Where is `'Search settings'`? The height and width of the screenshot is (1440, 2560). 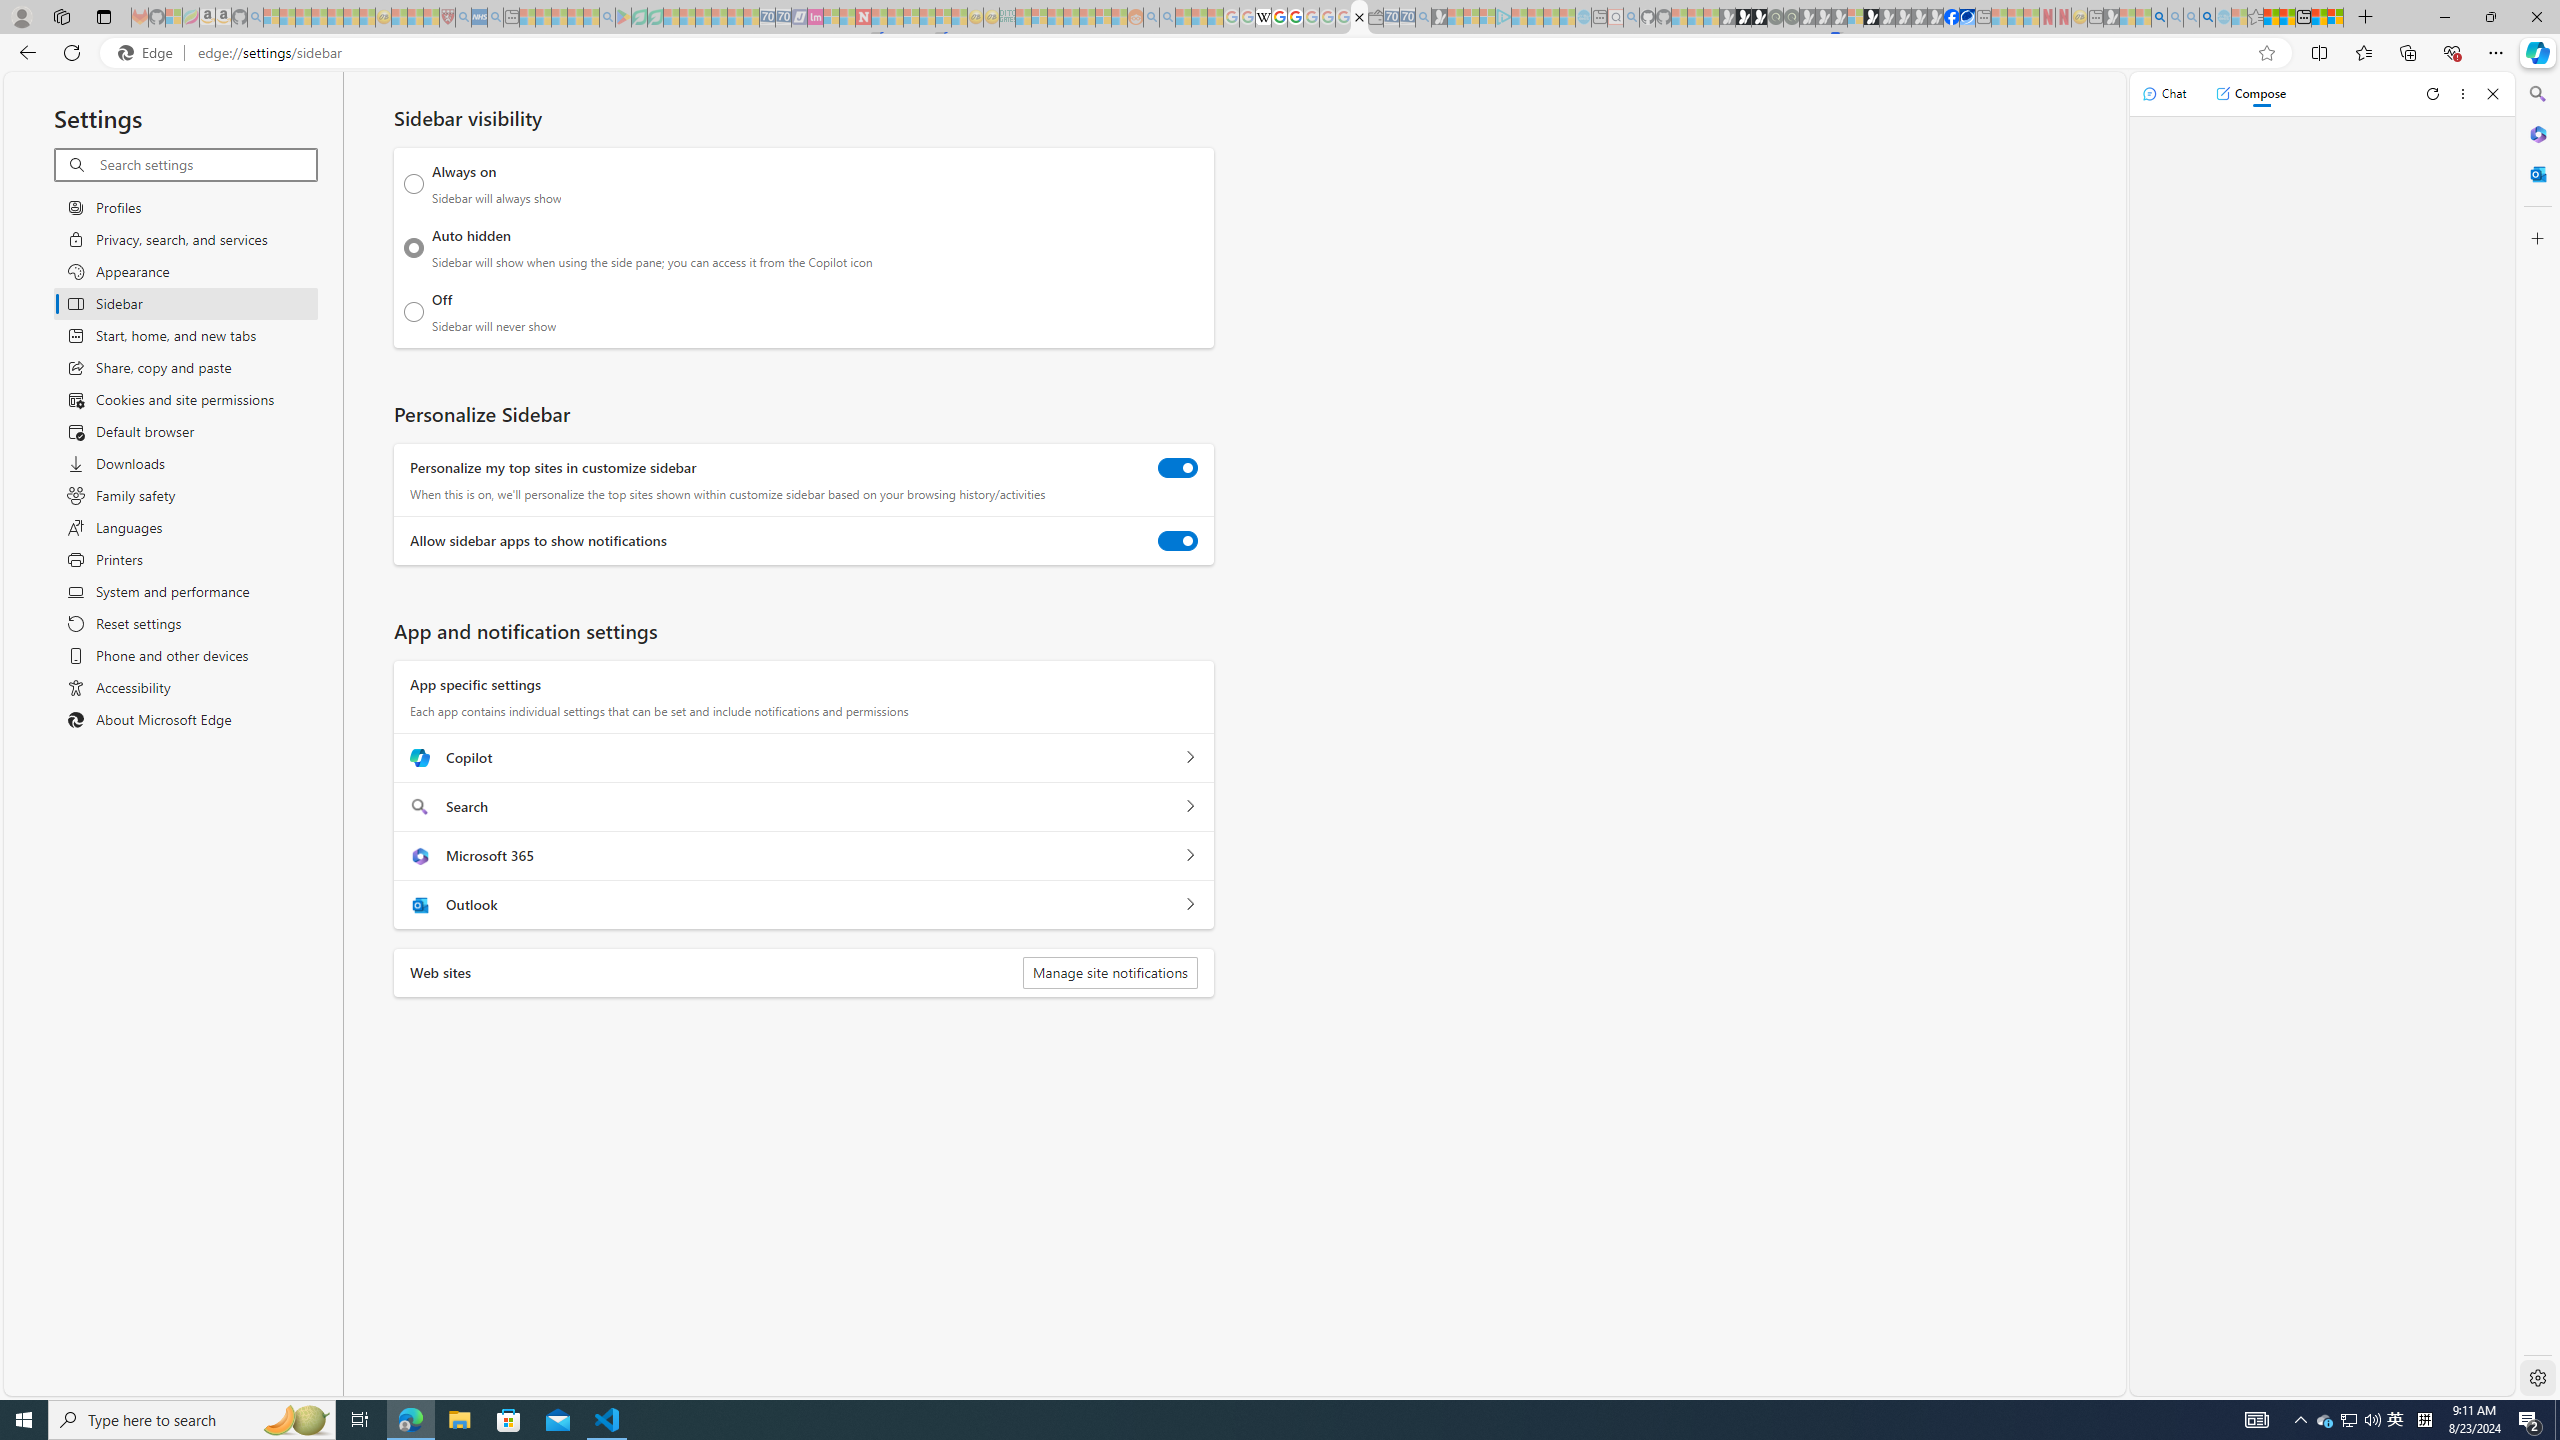 'Search settings' is located at coordinates (207, 164).